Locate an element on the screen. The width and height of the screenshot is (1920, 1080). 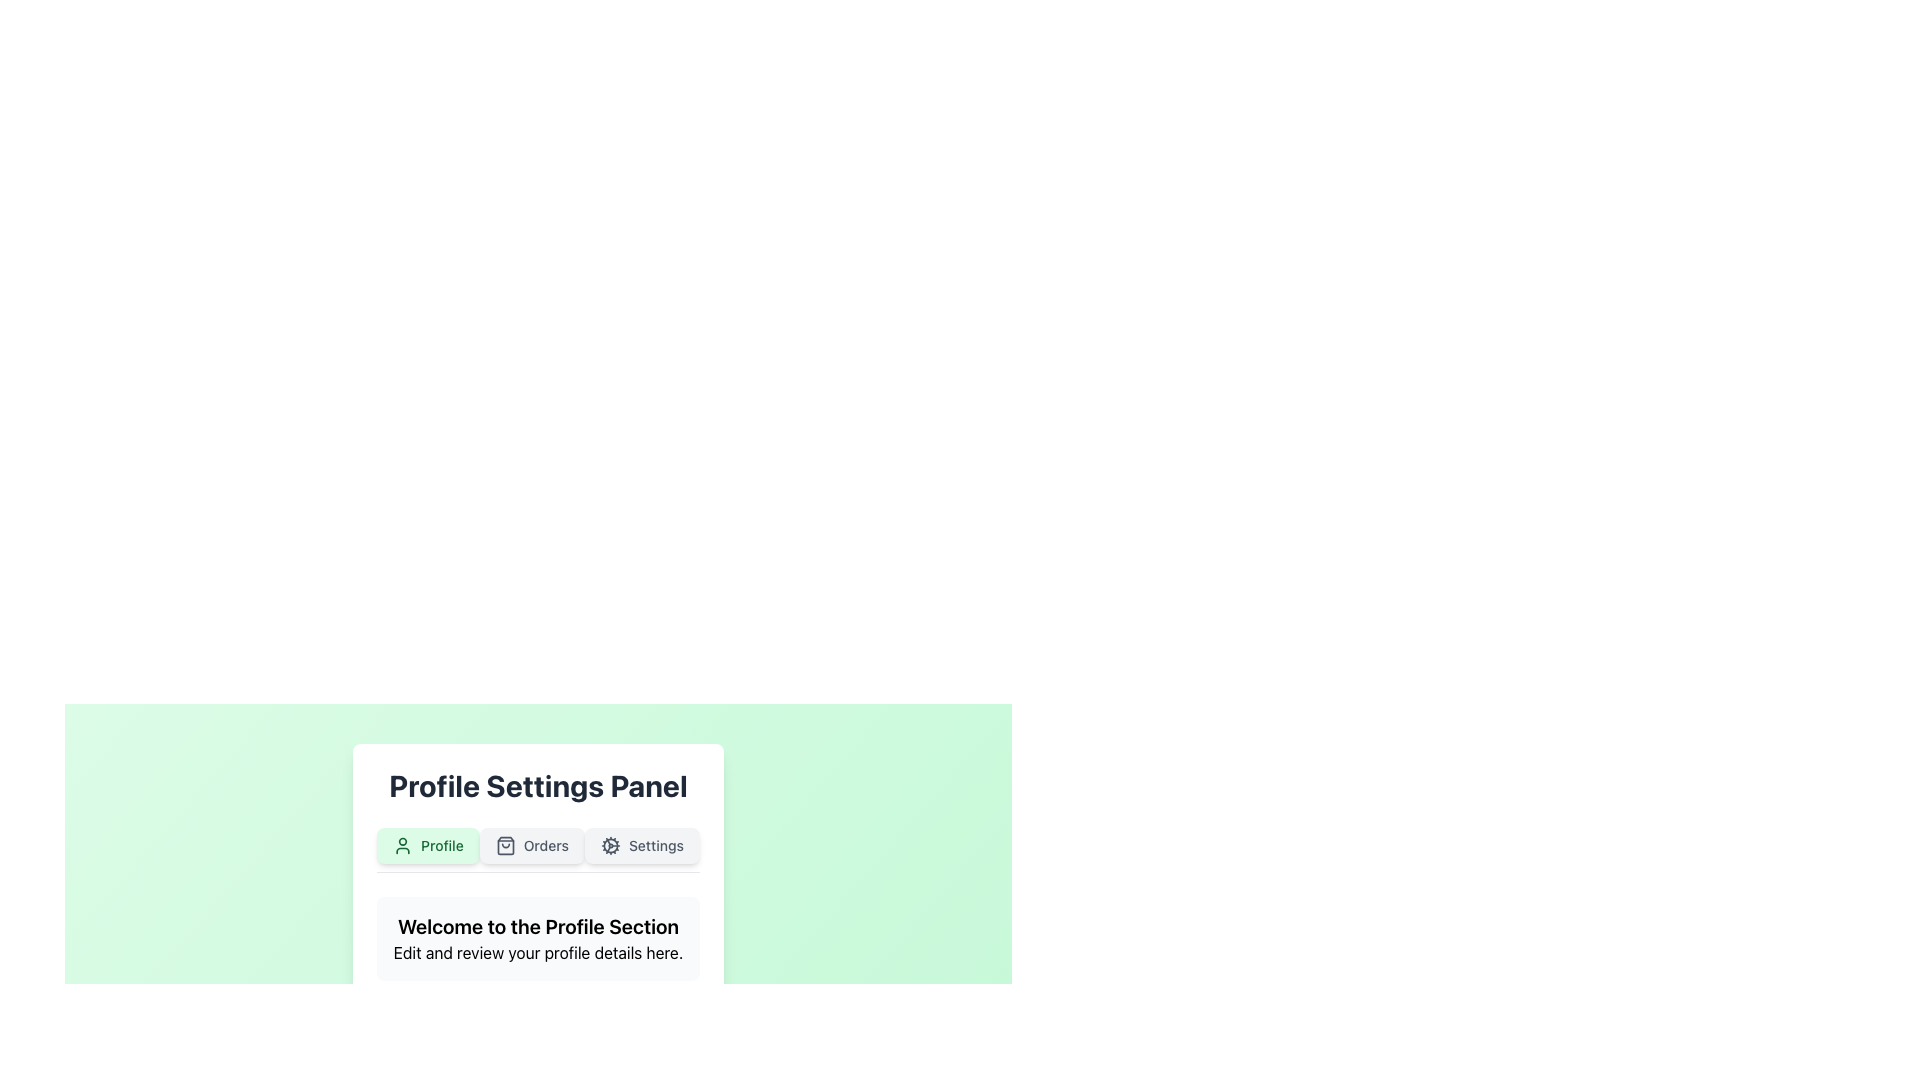
the introductory text block in the Profile Settings Panel that guides users to edit and review their profile details is located at coordinates (538, 938).